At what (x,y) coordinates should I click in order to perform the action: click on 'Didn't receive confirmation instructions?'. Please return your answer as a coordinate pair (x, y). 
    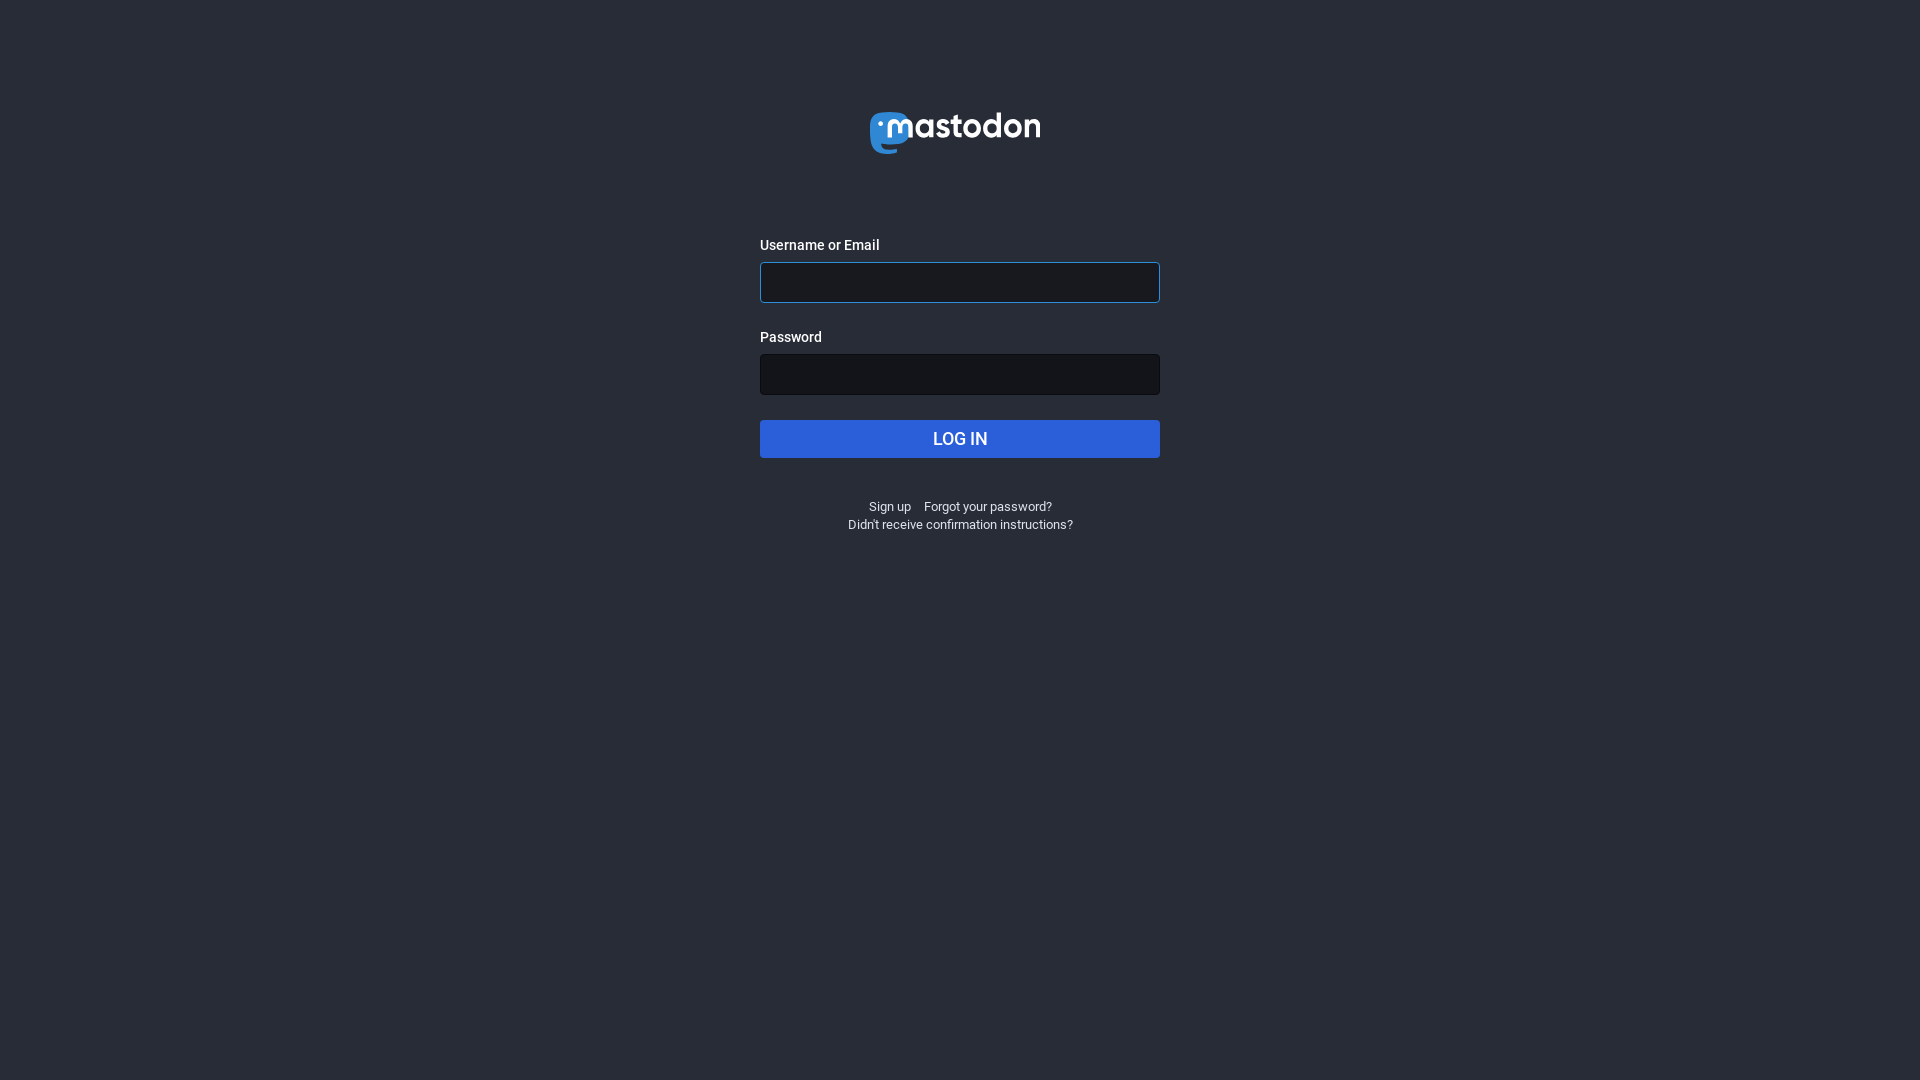
    Looking at the image, I should click on (960, 523).